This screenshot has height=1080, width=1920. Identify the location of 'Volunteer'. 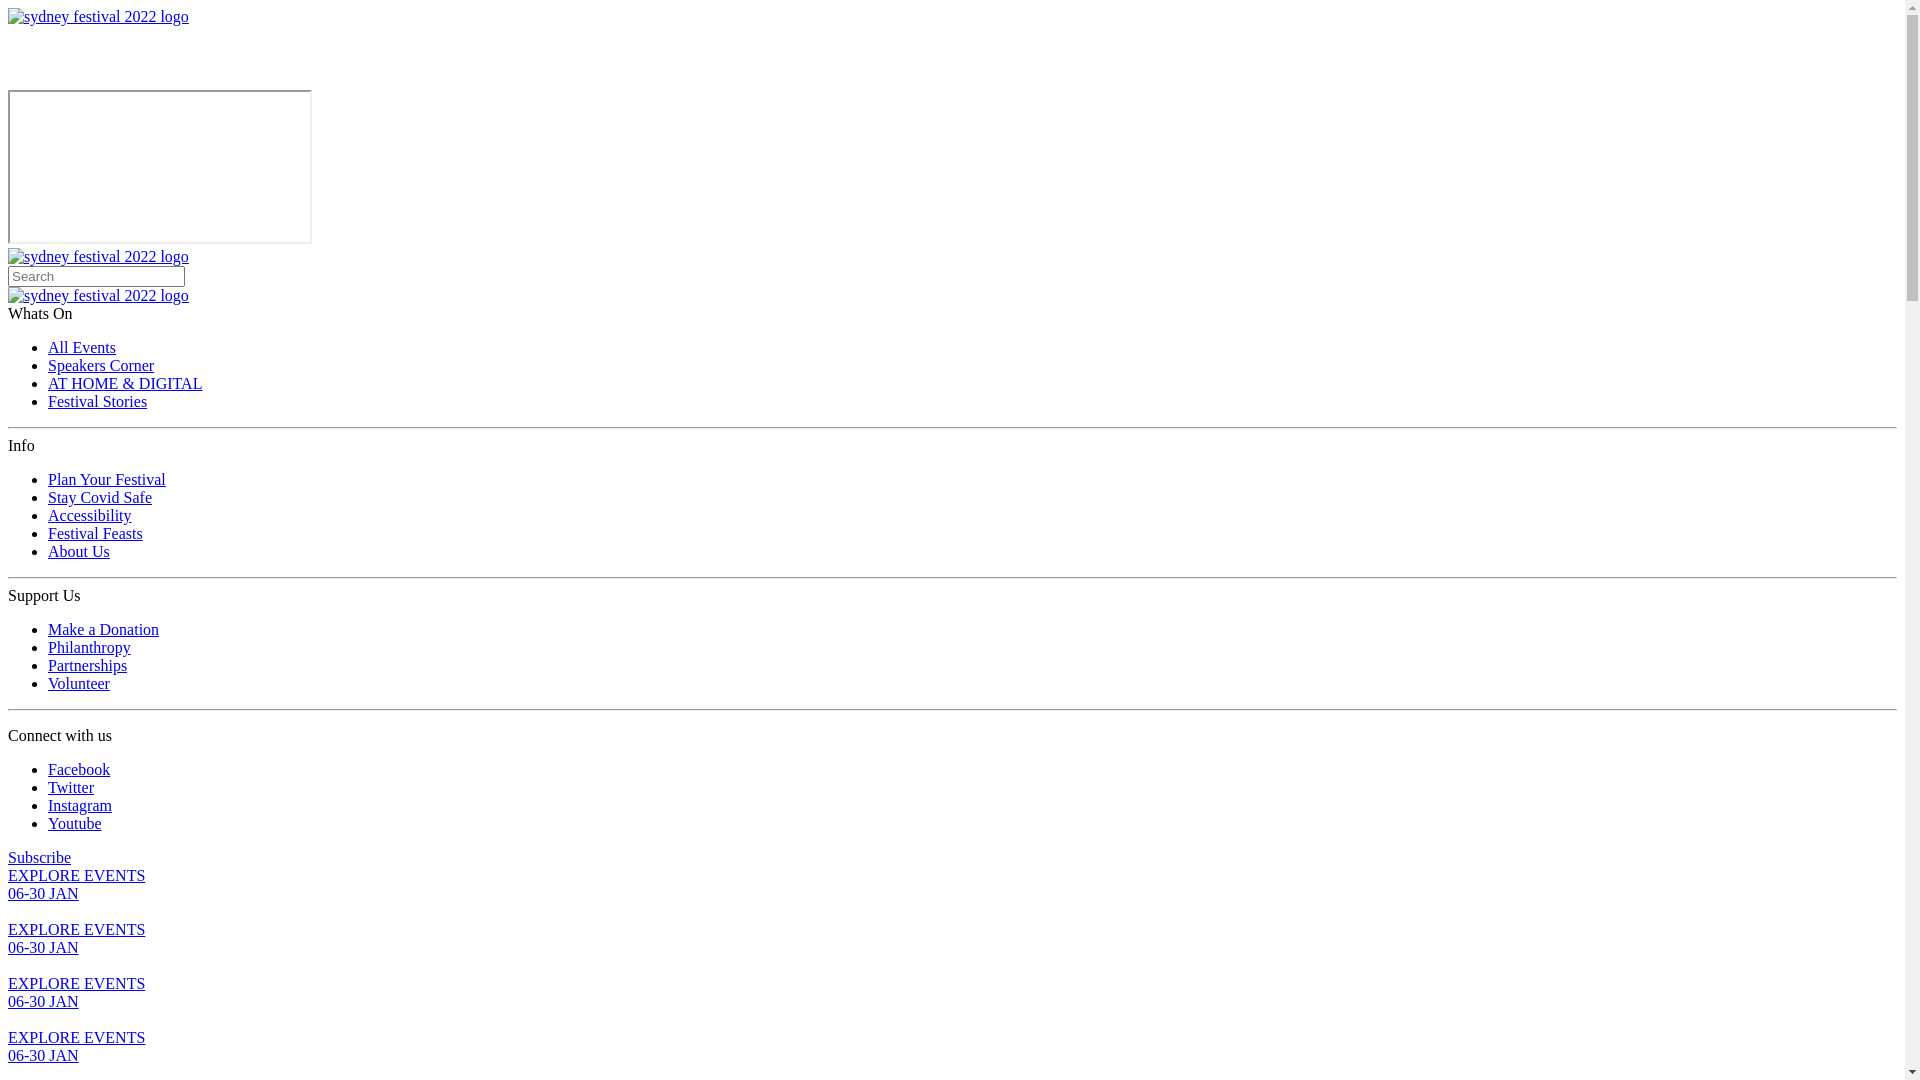
(78, 682).